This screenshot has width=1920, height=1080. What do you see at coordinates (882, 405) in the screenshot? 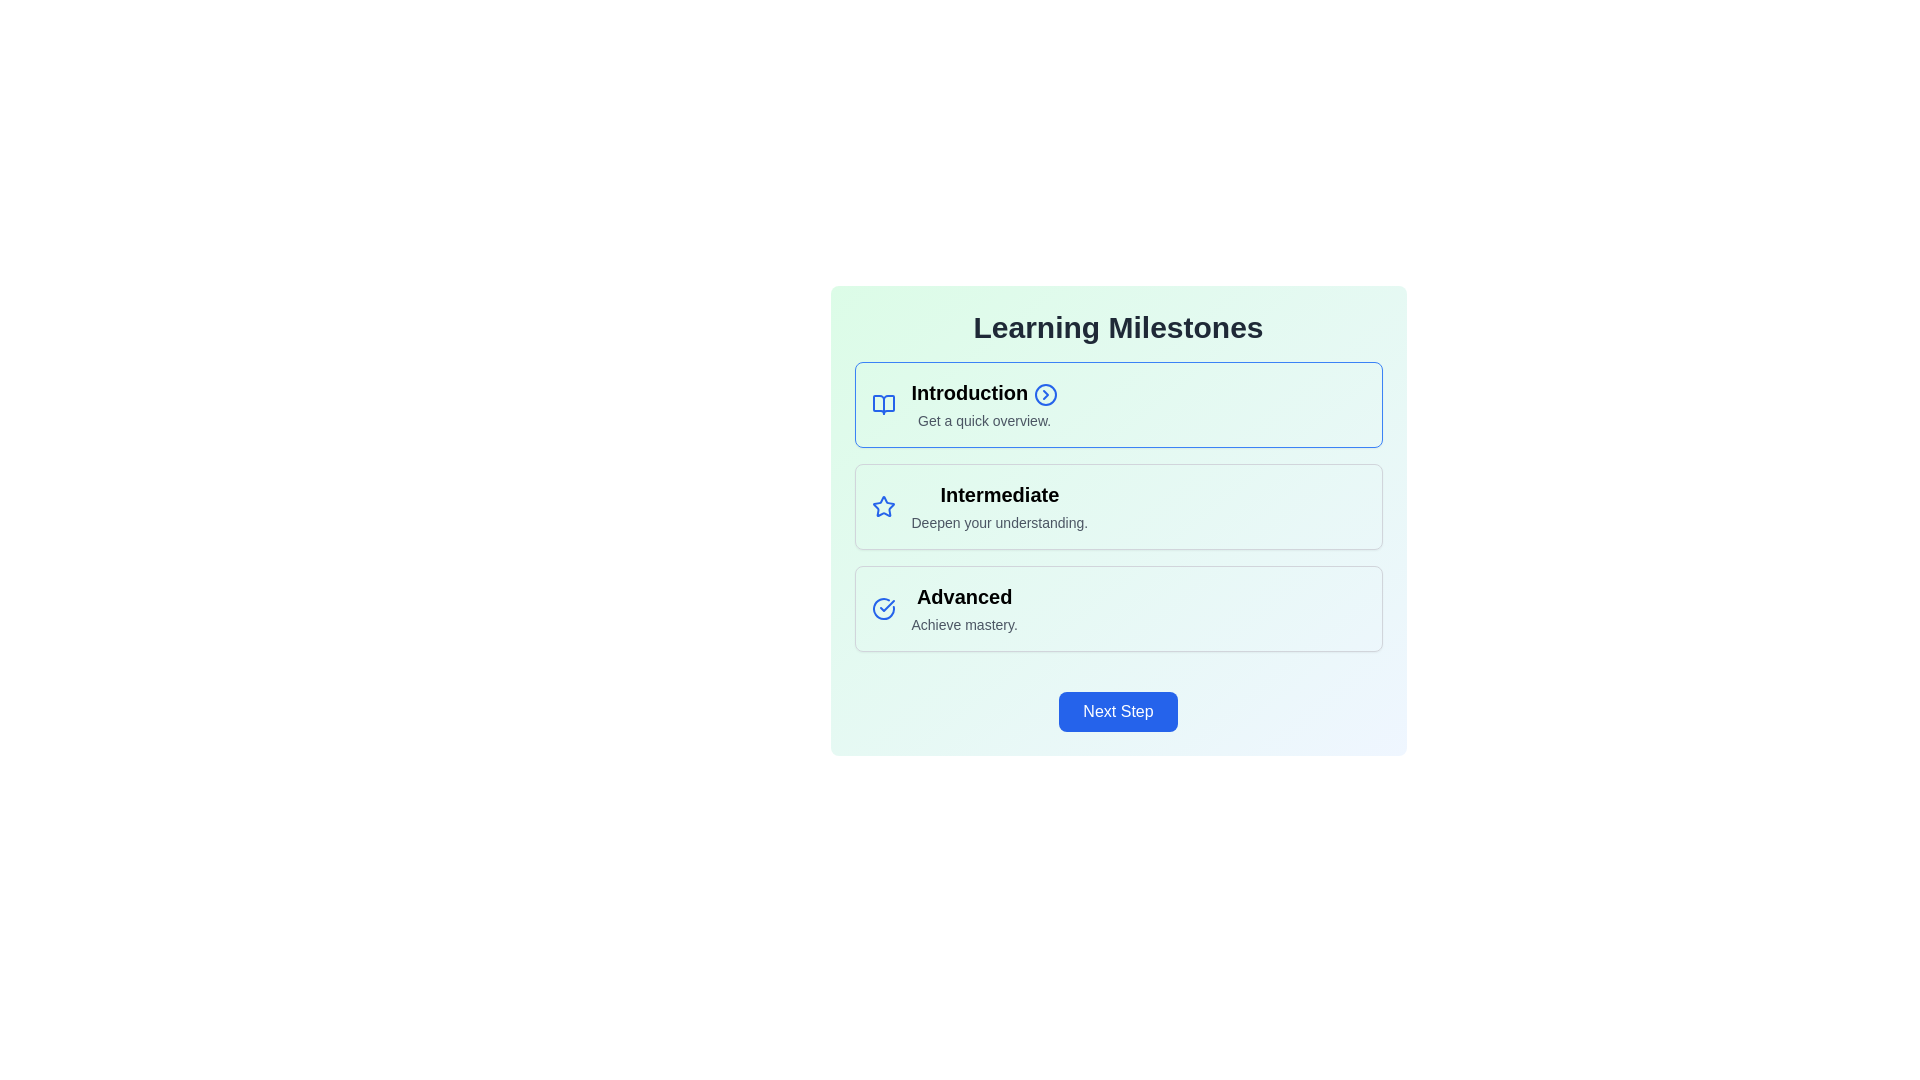
I see `the open book icon, which is a vector-based SVG icon with rounded edges, located adjacent to the 'Introduction' text in the first card of the milestones section` at bounding box center [882, 405].